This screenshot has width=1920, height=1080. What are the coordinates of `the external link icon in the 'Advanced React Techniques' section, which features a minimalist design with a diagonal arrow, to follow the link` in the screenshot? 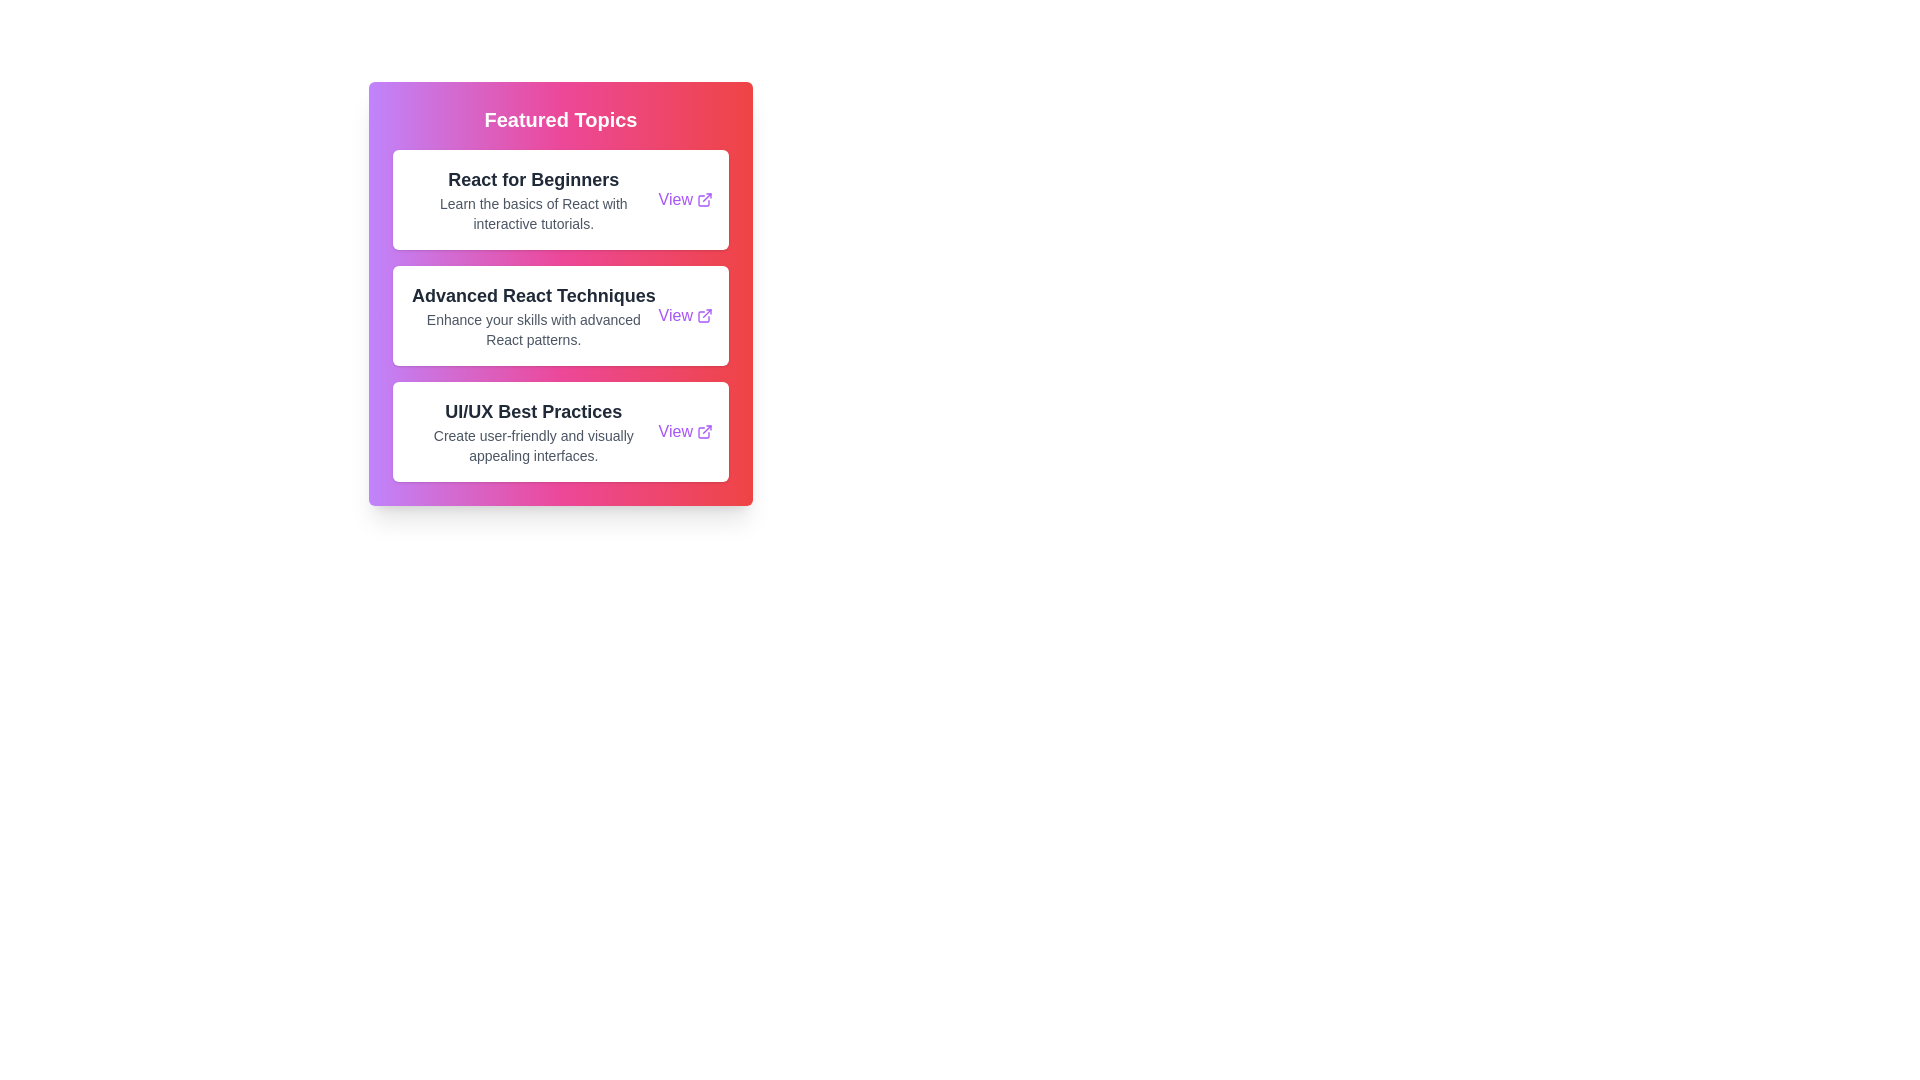 It's located at (705, 315).